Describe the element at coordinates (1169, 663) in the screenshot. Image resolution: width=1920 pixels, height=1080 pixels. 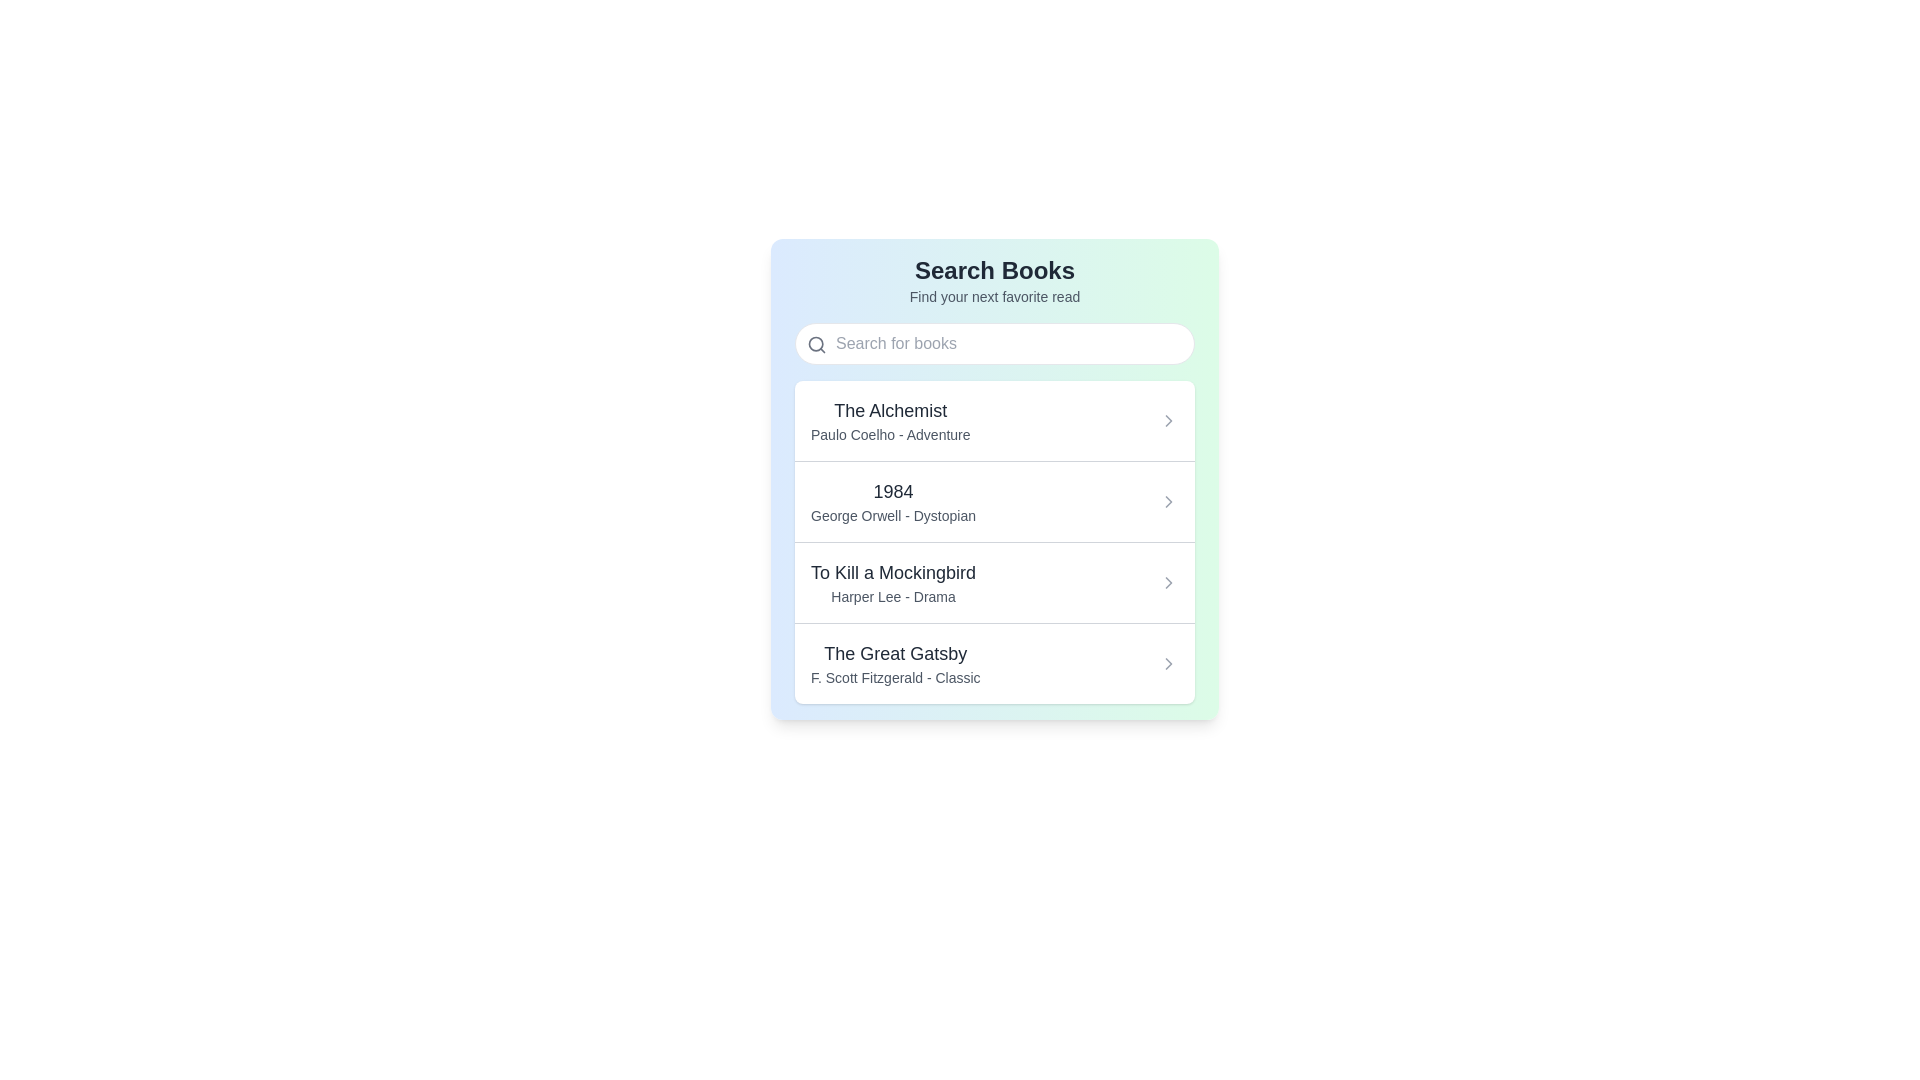
I see `the navigational icon located at the far right of the list item for 'The Great Gatsby F. Scott Fitzgerald - Classic'` at that location.